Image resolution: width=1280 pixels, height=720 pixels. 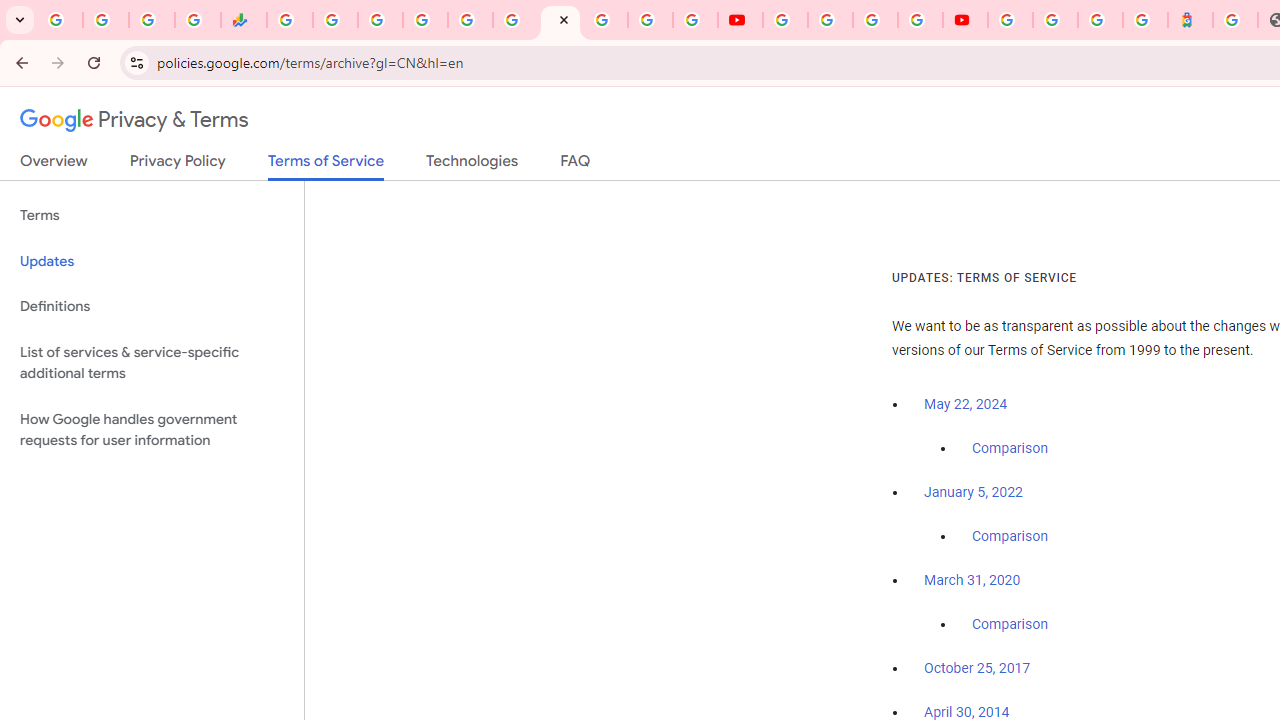 What do you see at coordinates (151, 216) in the screenshot?
I see `'Terms'` at bounding box center [151, 216].